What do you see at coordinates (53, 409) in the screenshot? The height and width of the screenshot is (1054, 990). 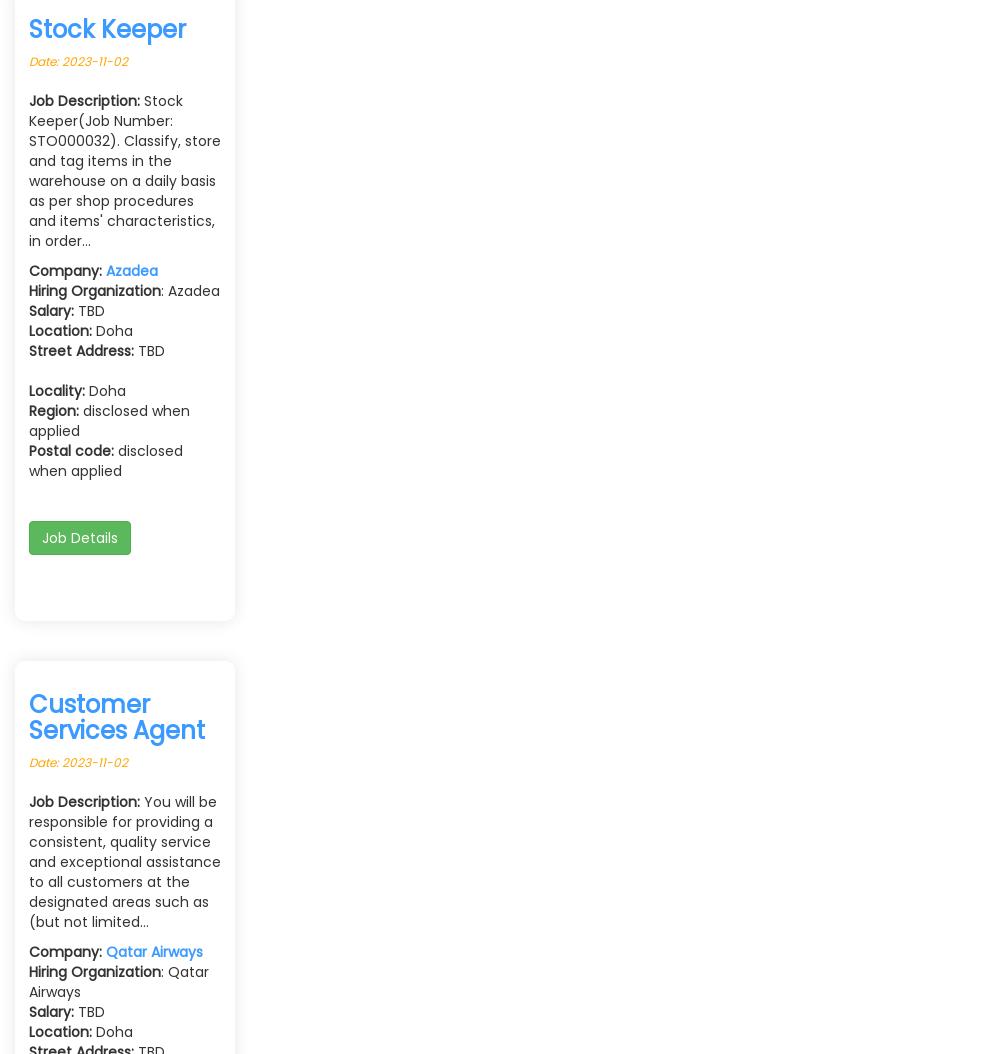 I see `'Region:'` at bounding box center [53, 409].